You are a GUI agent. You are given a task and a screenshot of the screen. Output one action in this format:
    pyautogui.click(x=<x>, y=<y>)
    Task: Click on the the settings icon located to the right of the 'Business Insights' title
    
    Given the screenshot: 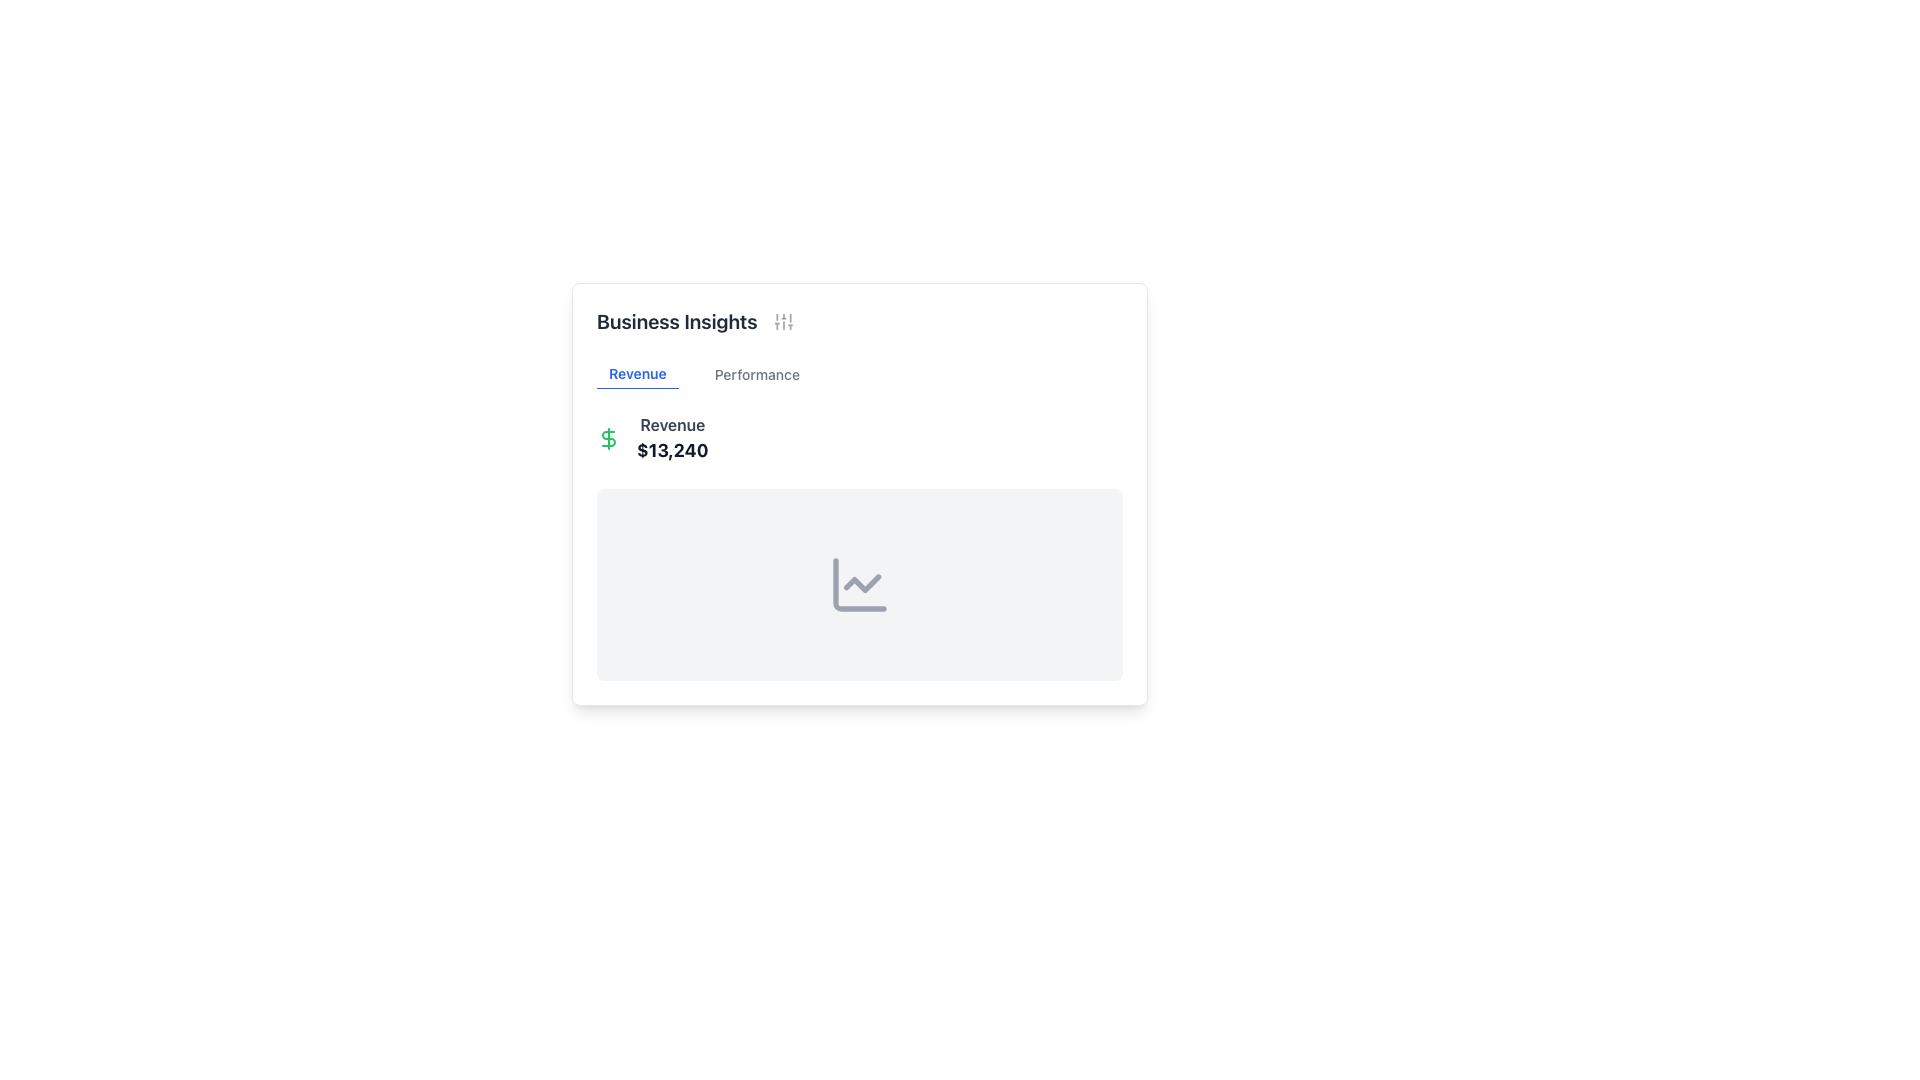 What is the action you would take?
    pyautogui.click(x=782, y=320)
    